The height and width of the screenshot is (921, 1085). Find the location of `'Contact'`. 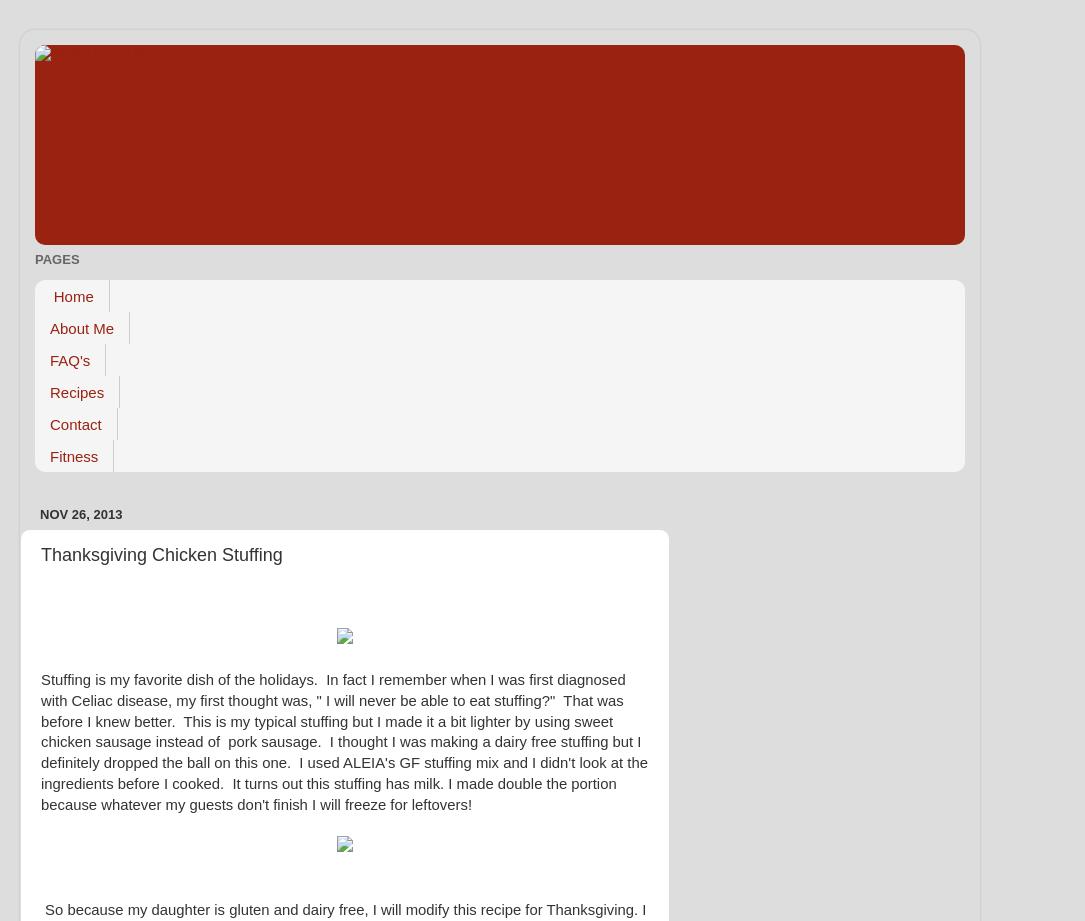

'Contact' is located at coordinates (75, 423).